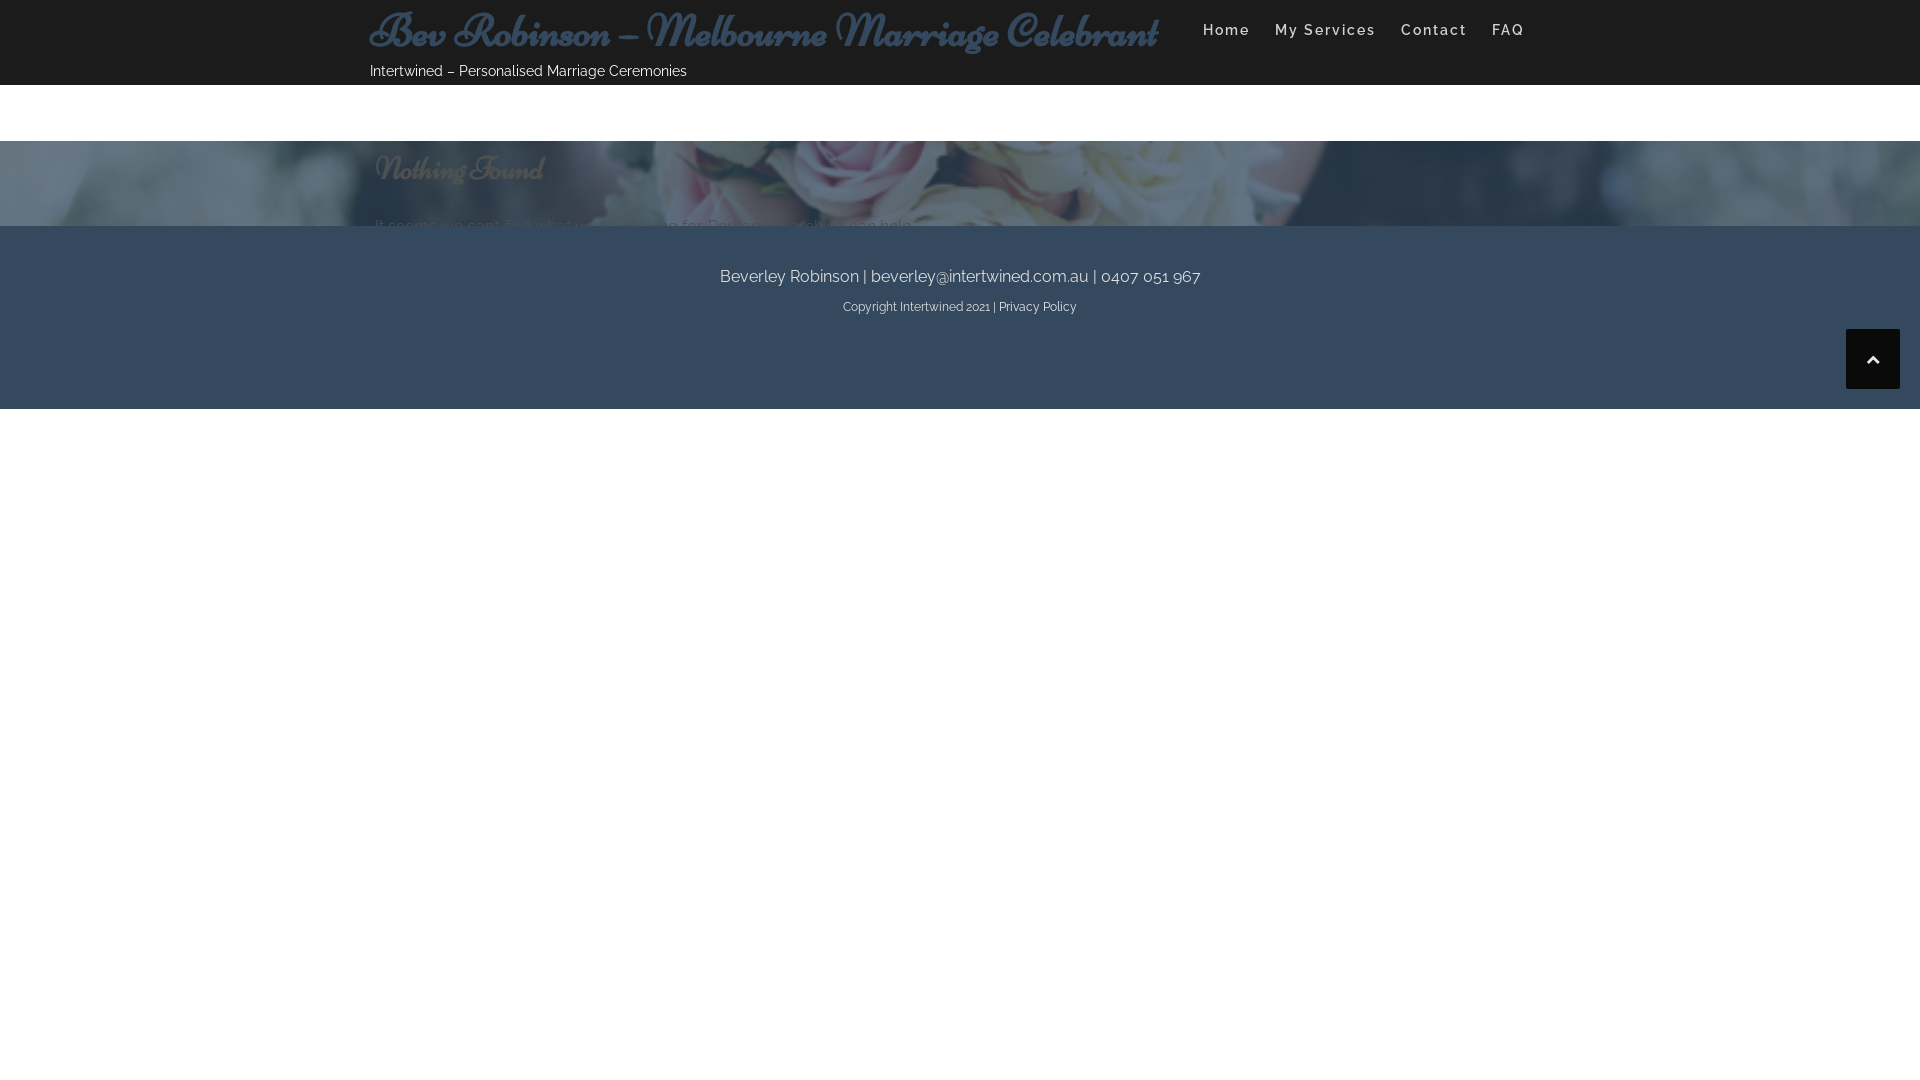  I want to click on 'Skip to content', so click(0, 0).